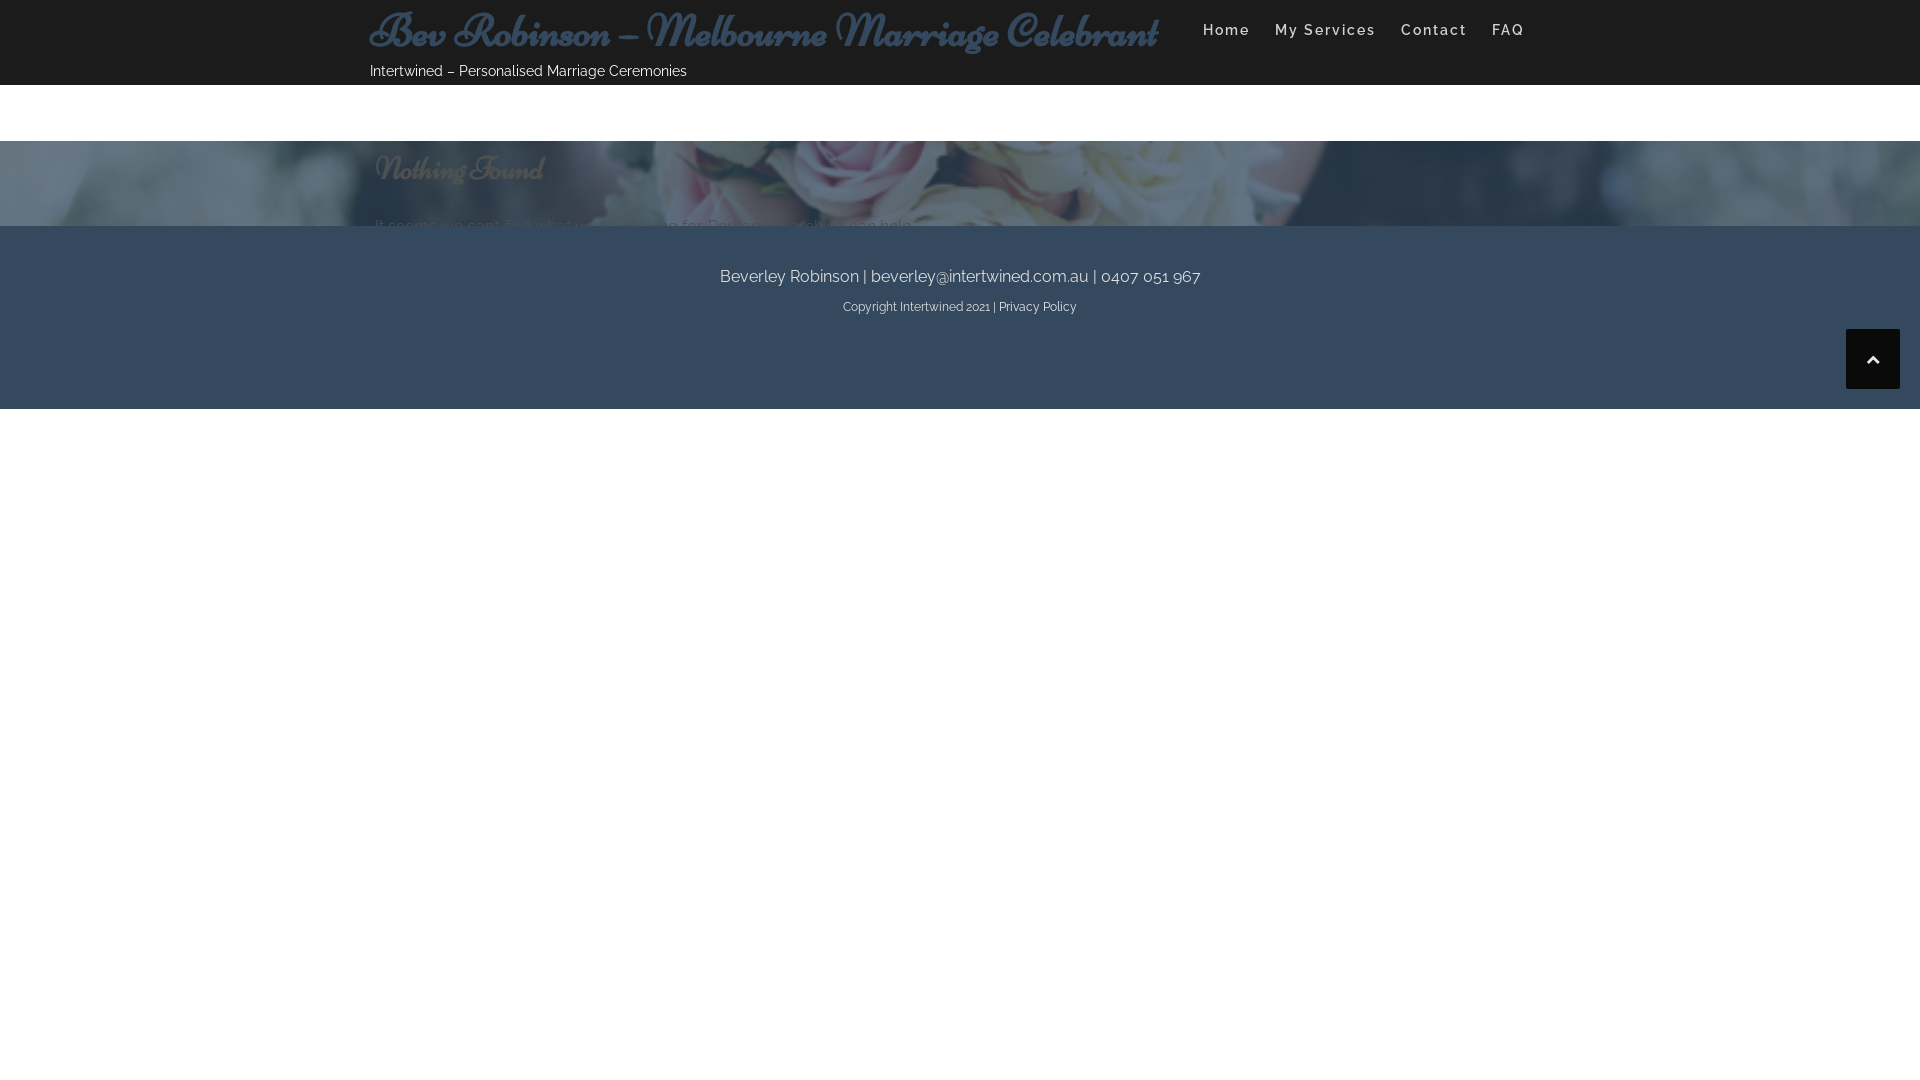  I want to click on 'Skip to content', so click(0, 0).